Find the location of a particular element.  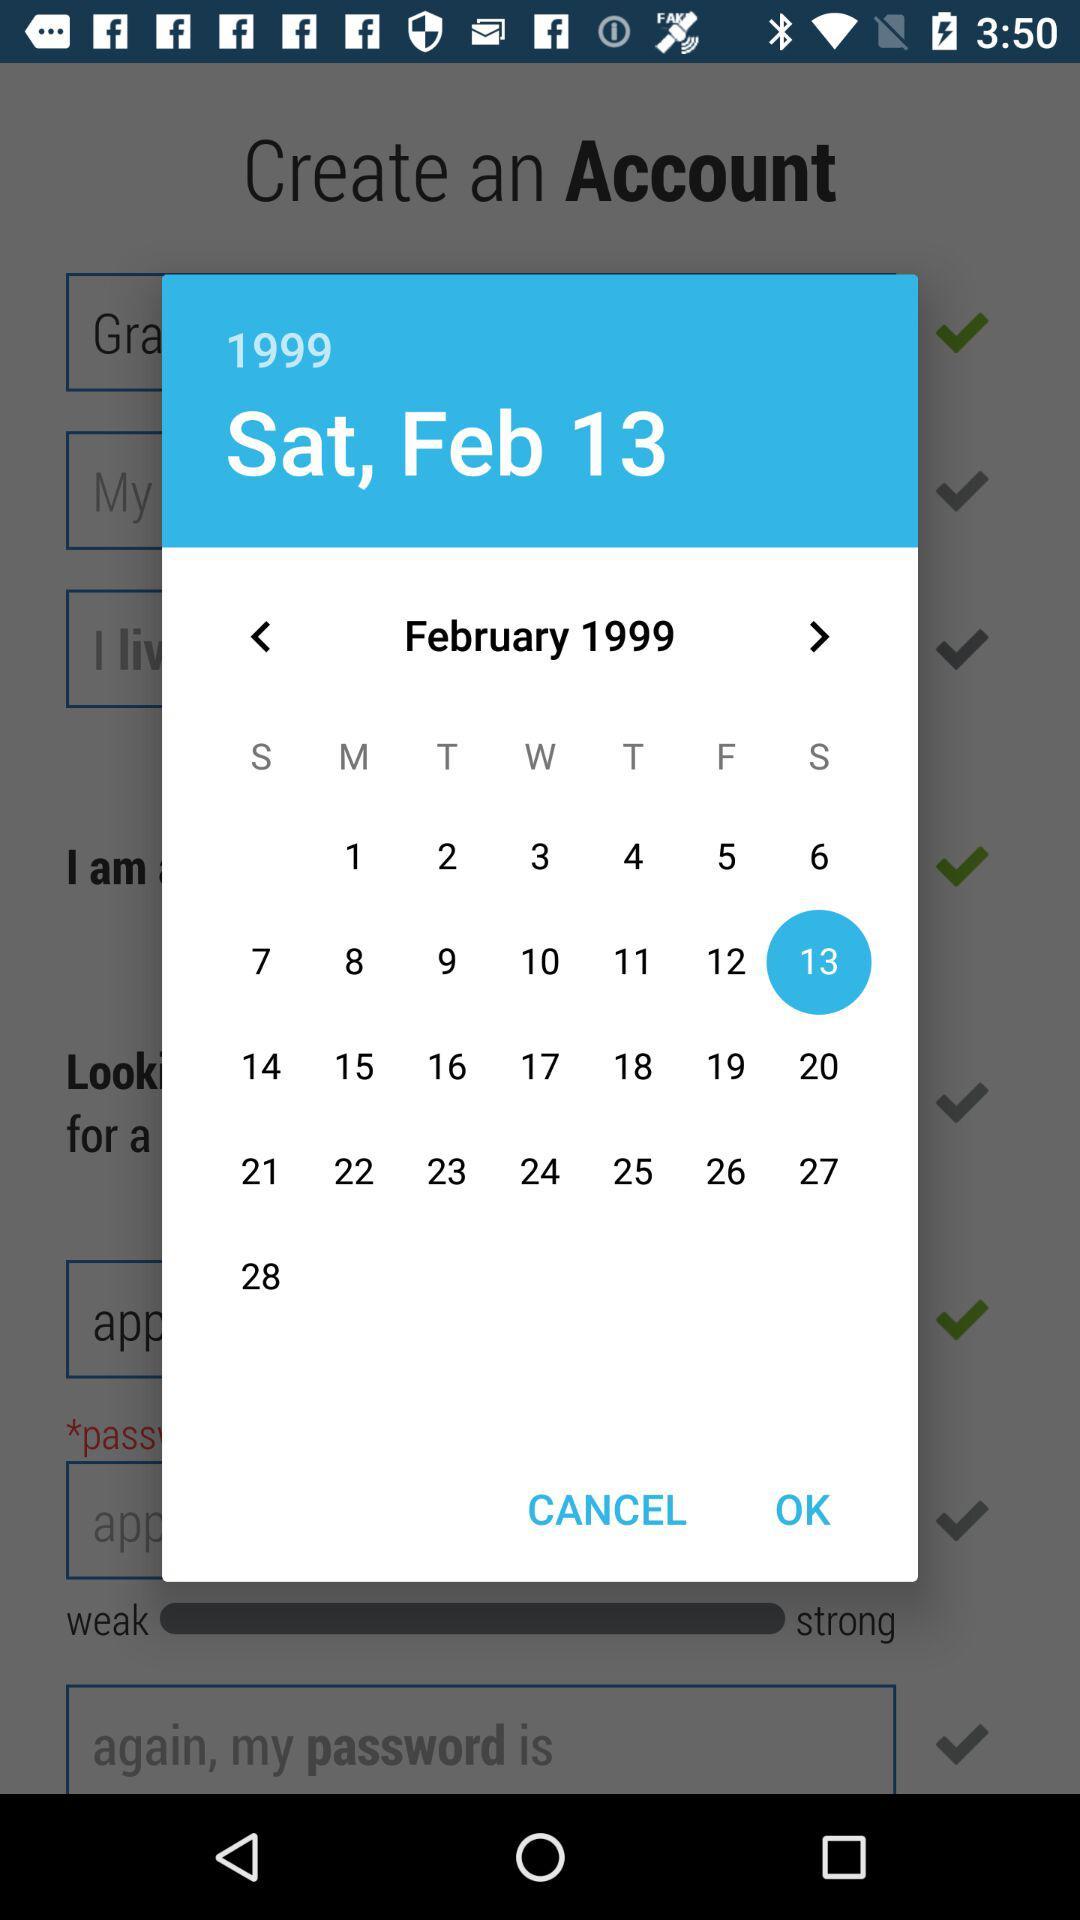

the cancel at the bottom is located at coordinates (606, 1508).